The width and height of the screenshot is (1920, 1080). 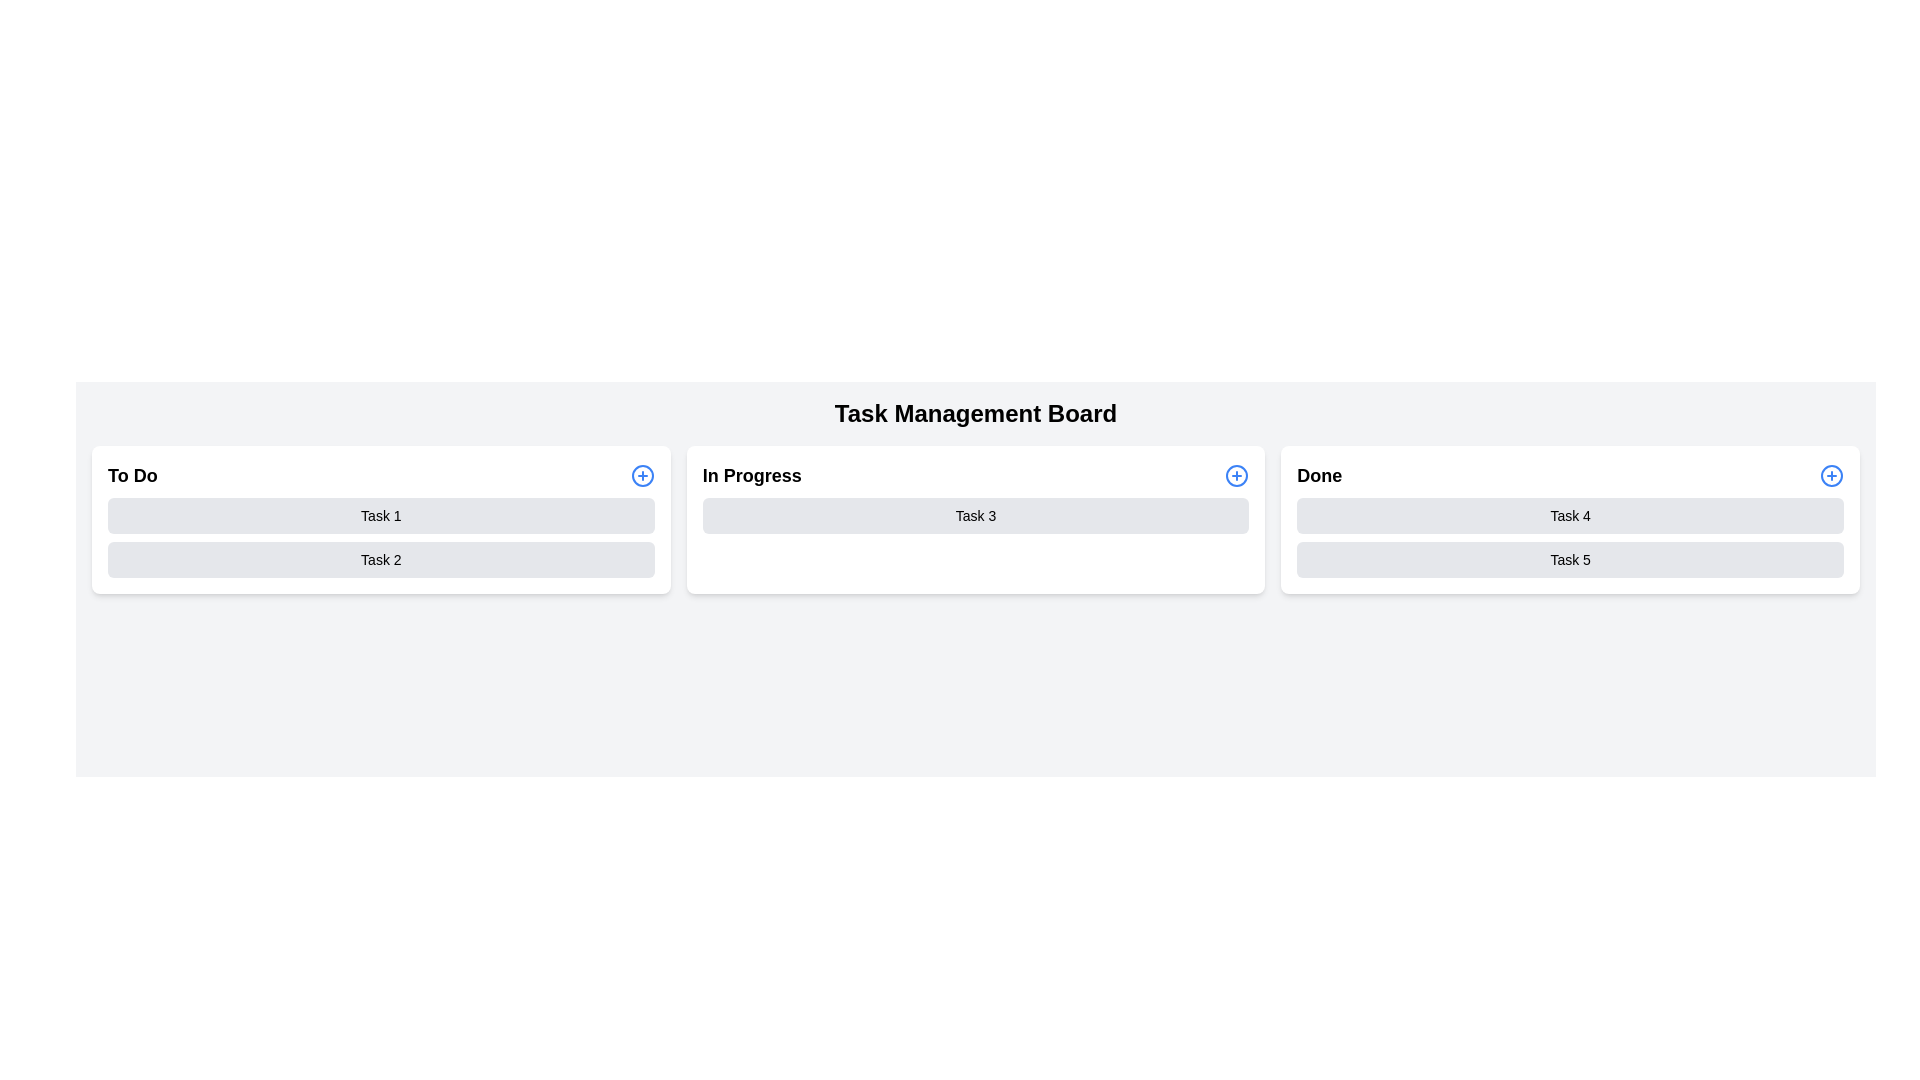 I want to click on the blue circular '+' icon located in the top-right corner of the 'Done' section header, so click(x=1832, y=475).